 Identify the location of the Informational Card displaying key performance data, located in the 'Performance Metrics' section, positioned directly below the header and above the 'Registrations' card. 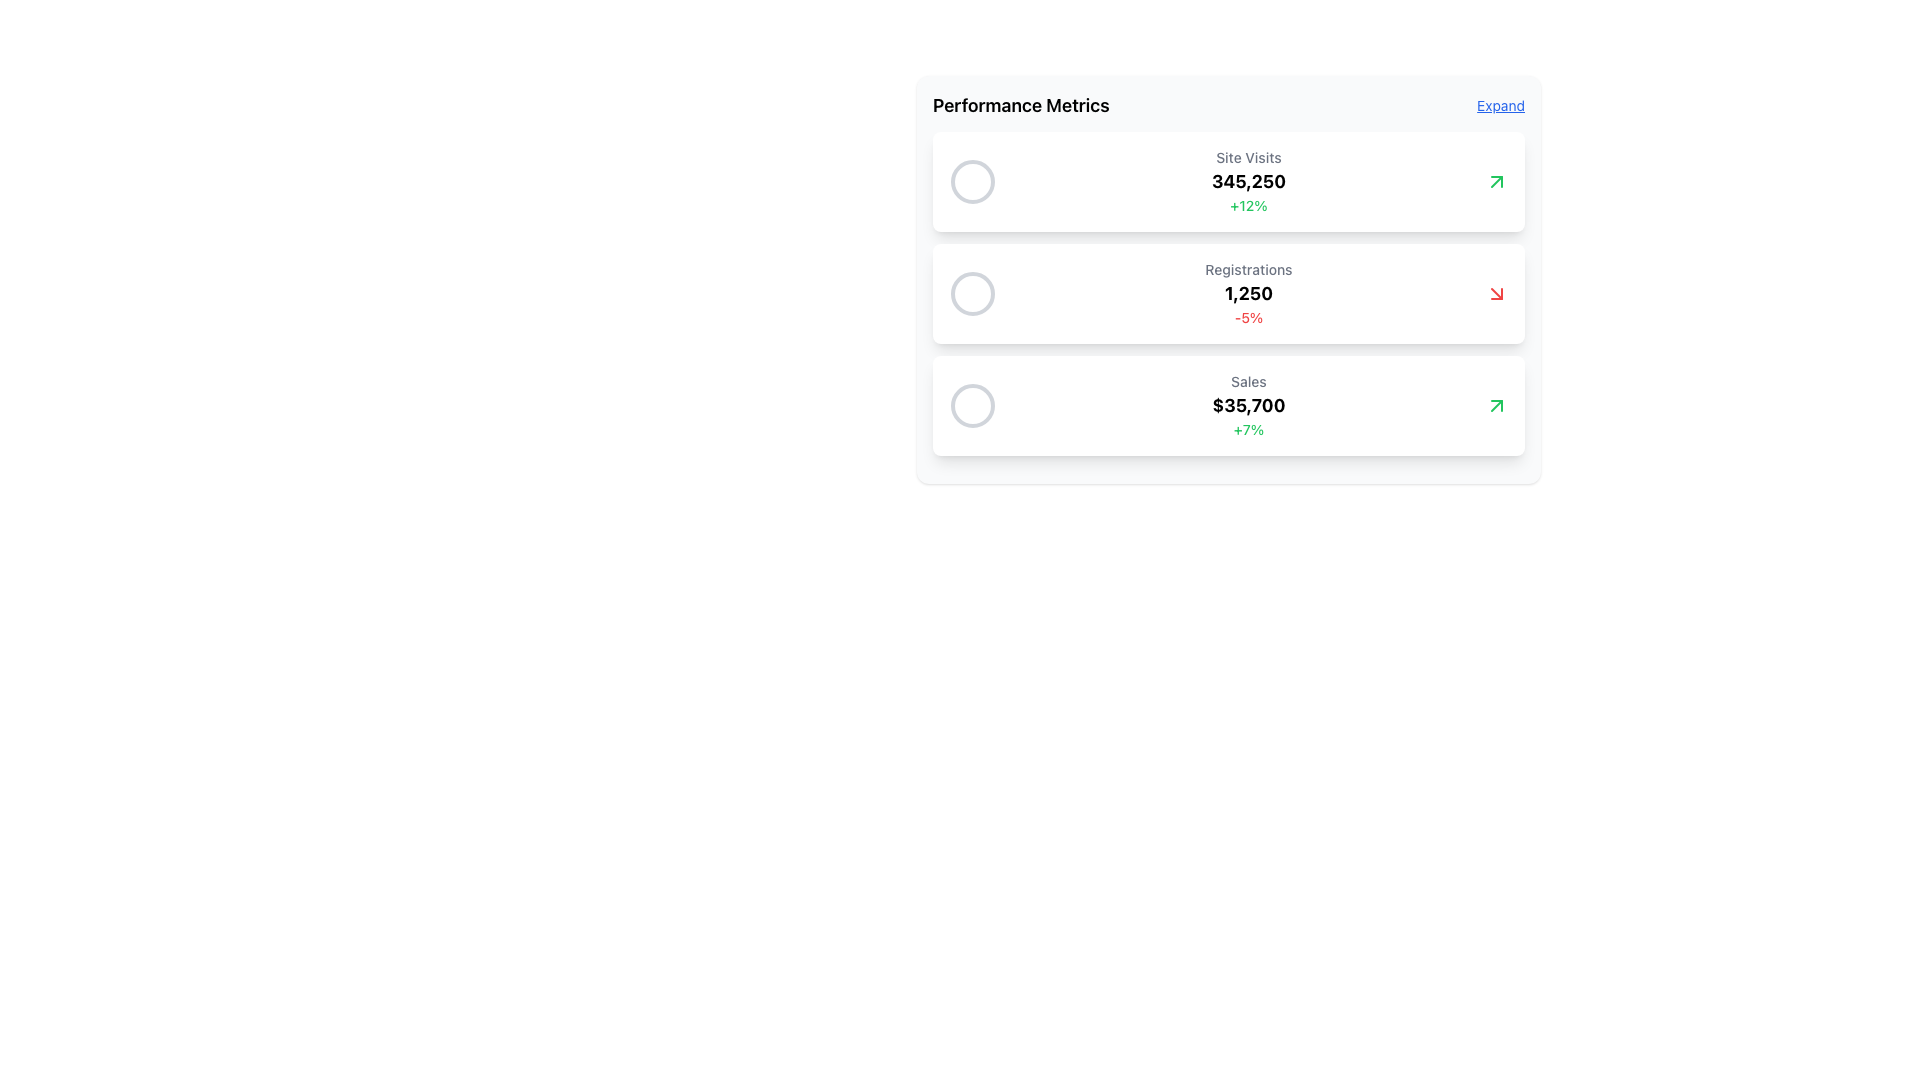
(1227, 181).